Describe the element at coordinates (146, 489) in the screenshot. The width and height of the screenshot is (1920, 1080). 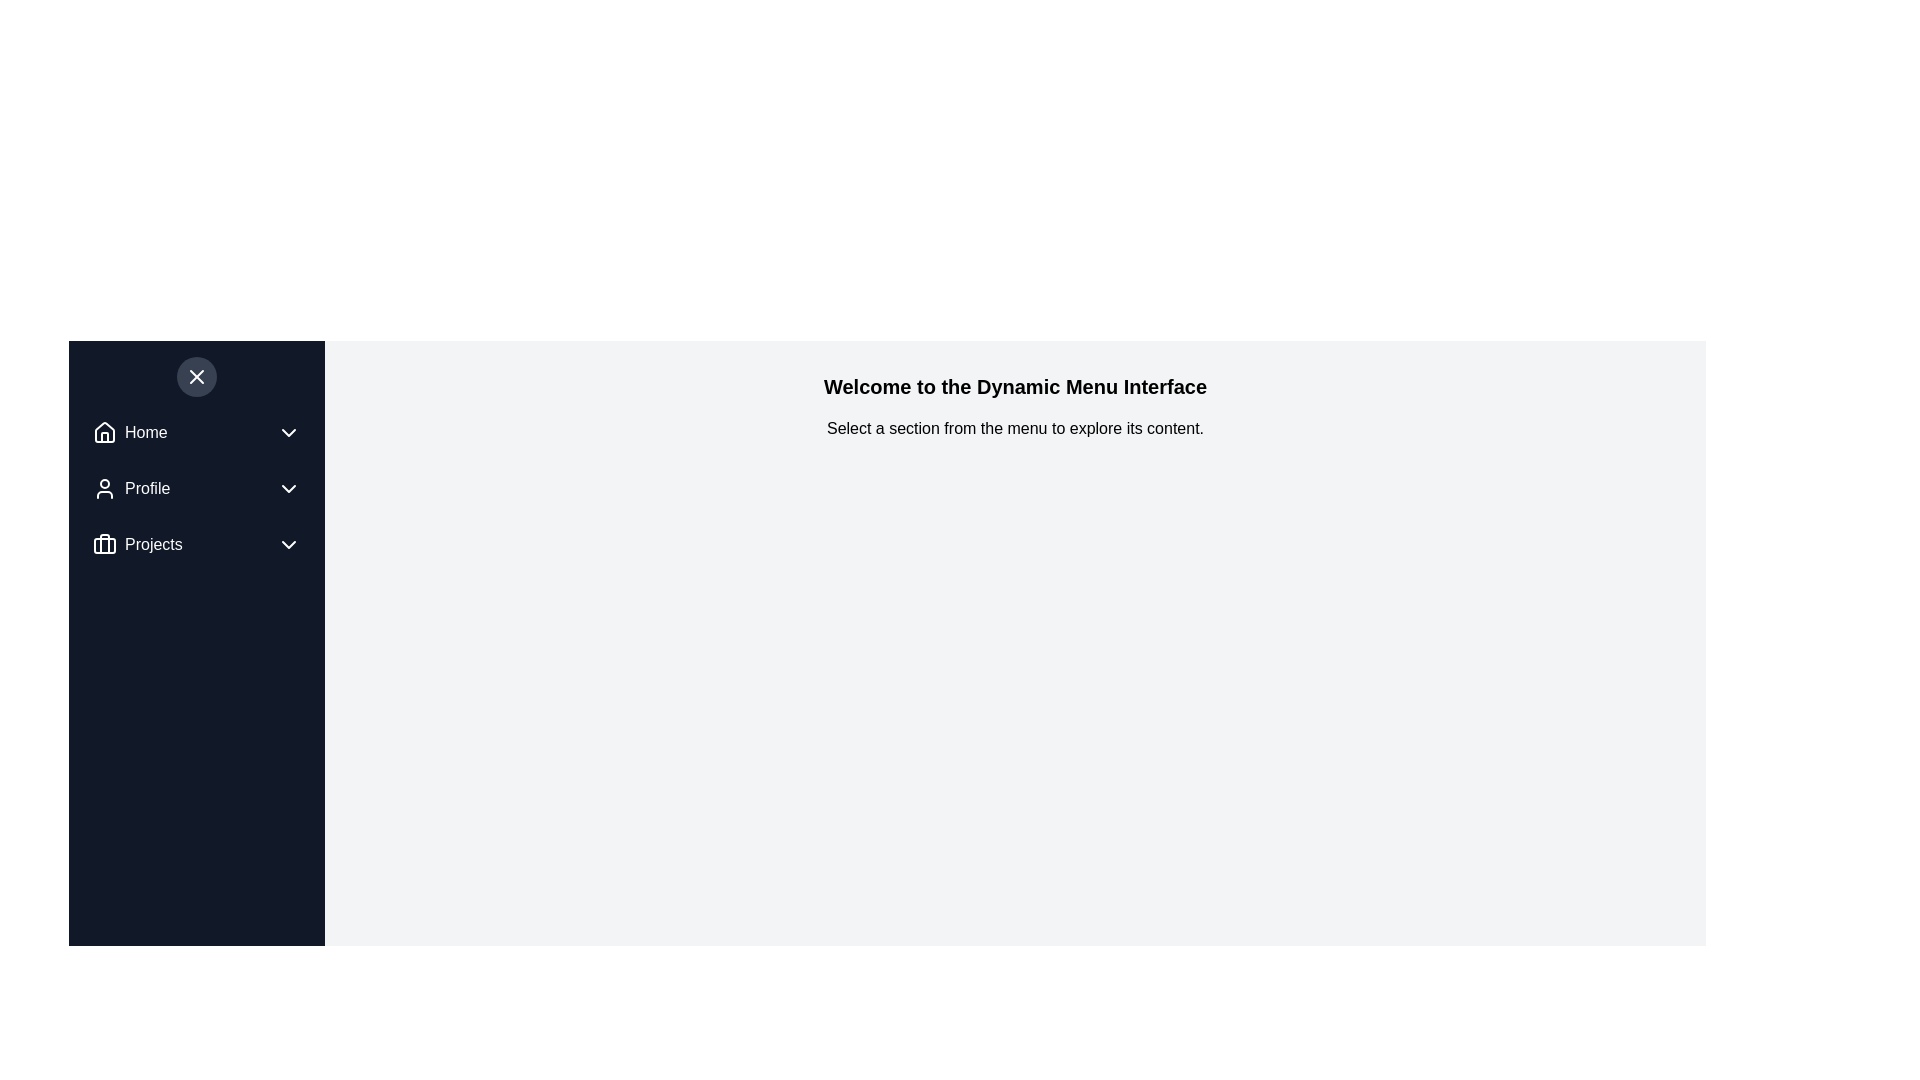
I see `the 'Profile' text label in the navigation bar` at that location.